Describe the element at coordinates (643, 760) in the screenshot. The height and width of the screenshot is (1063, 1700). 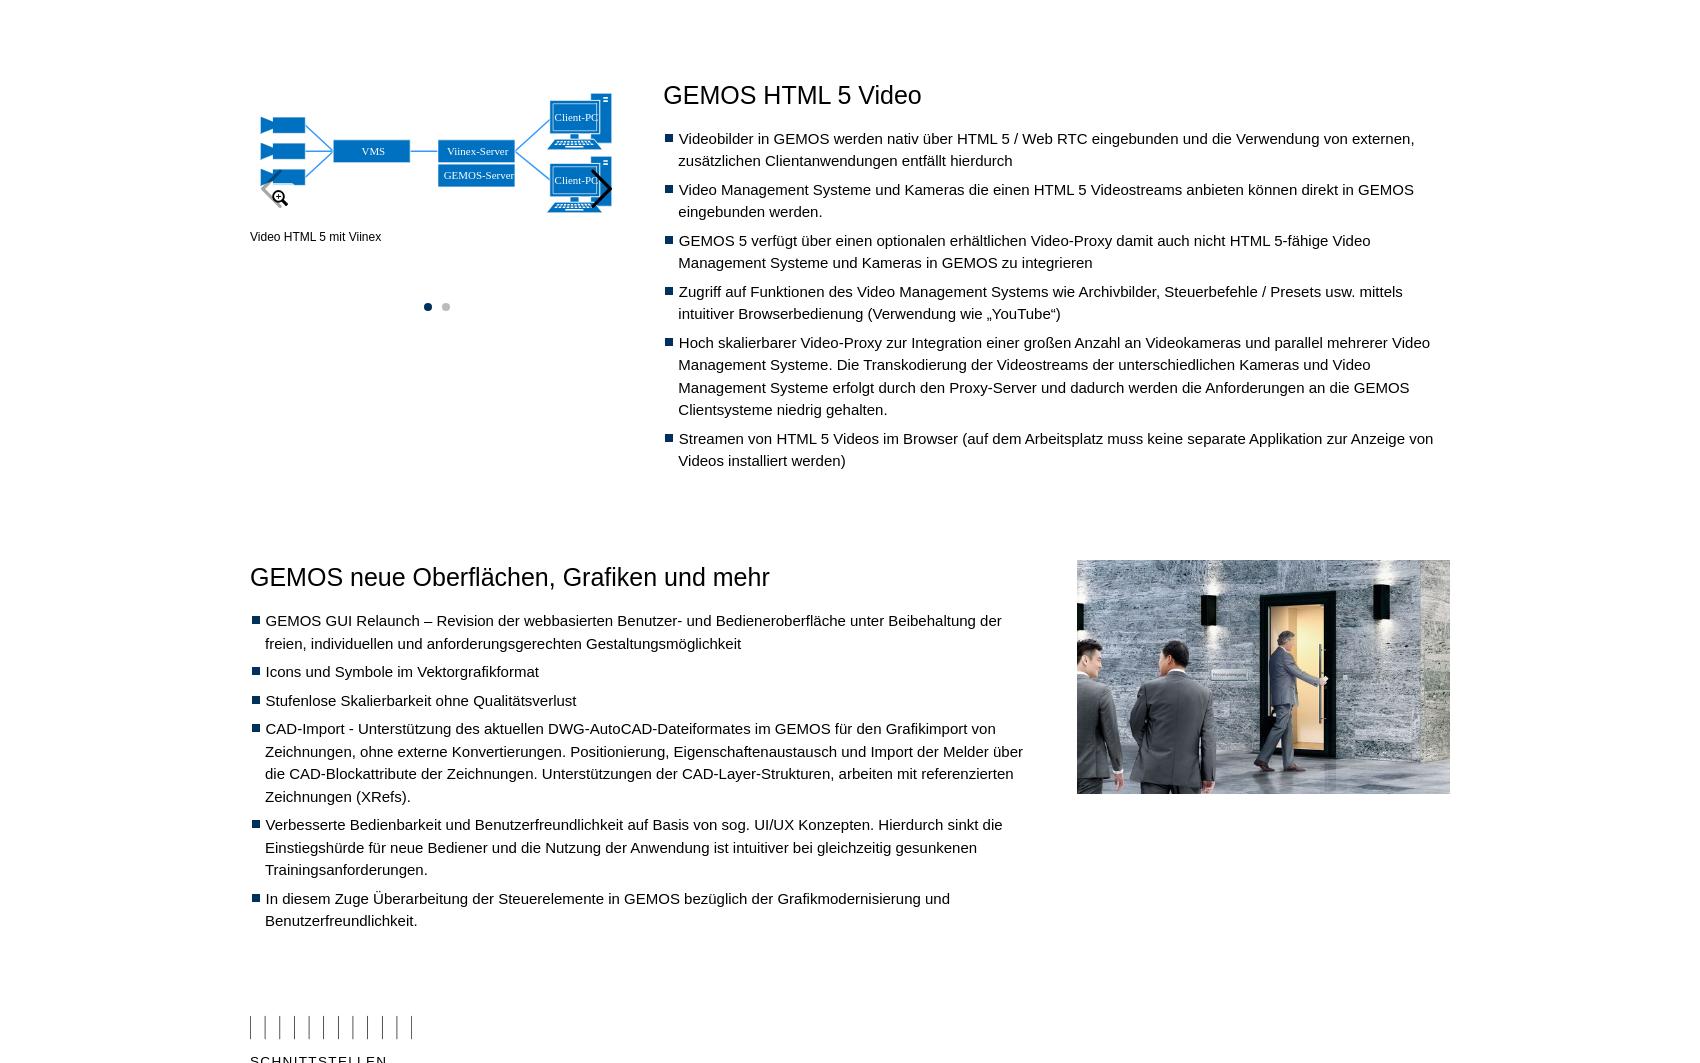
I see `'CAD-Import - Unterstützung des aktuellen DWG-AutoCAD-Dateiformates im GEMOS für den Grafikimport von Zeichnungen, ohne externe Konvertierungen. Positionierung, Eigenschaftenaustausch und Import der Melder über die CAD-Blockattribute der Zeichnungen. Unterstützungen der CAD-Layer-Strukturen, arbeiten mit referenzierten Zeichnungen (XRefs).'` at that location.